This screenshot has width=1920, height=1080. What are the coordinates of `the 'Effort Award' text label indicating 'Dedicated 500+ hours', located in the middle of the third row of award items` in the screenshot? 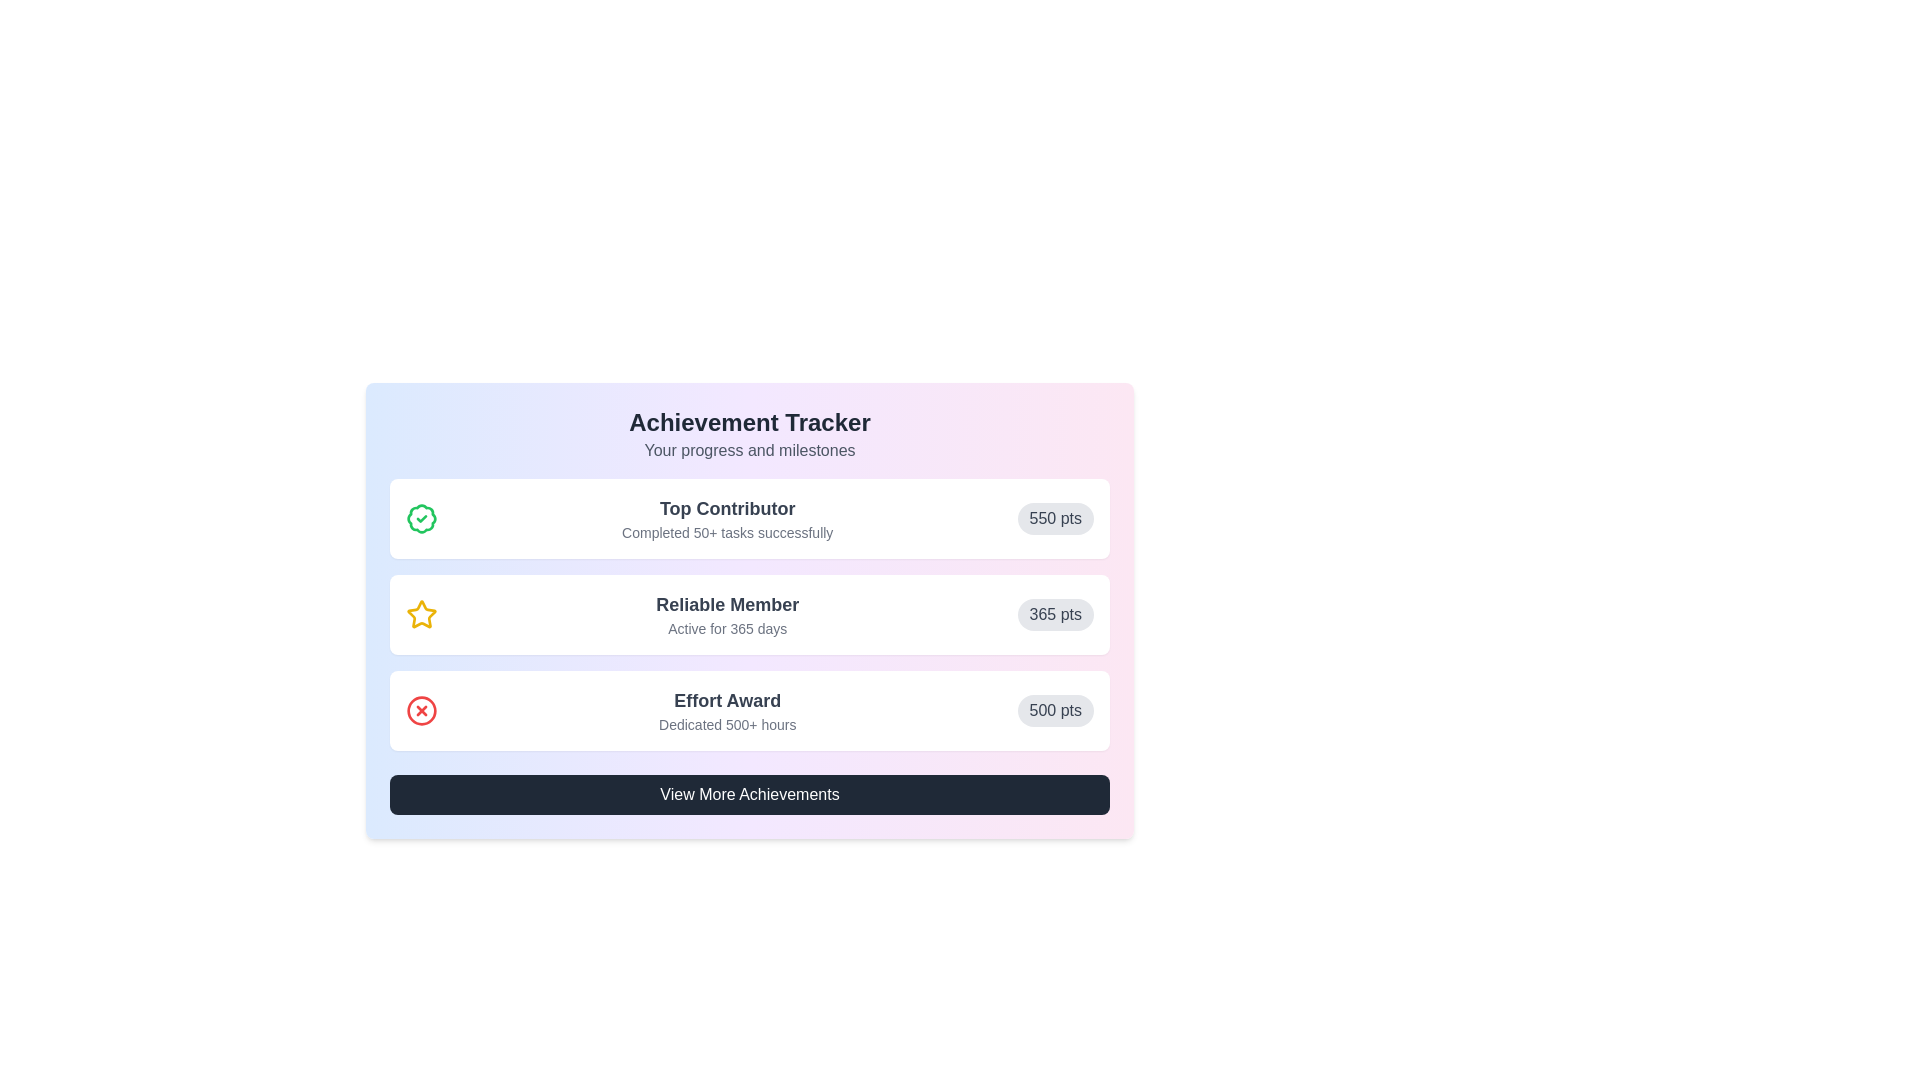 It's located at (726, 709).